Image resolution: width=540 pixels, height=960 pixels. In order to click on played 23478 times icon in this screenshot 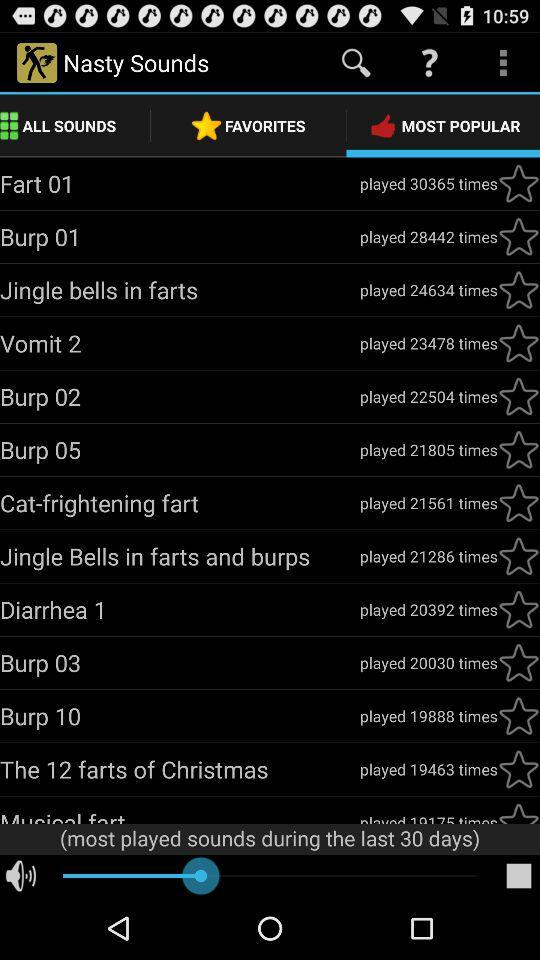, I will do `click(427, 343)`.